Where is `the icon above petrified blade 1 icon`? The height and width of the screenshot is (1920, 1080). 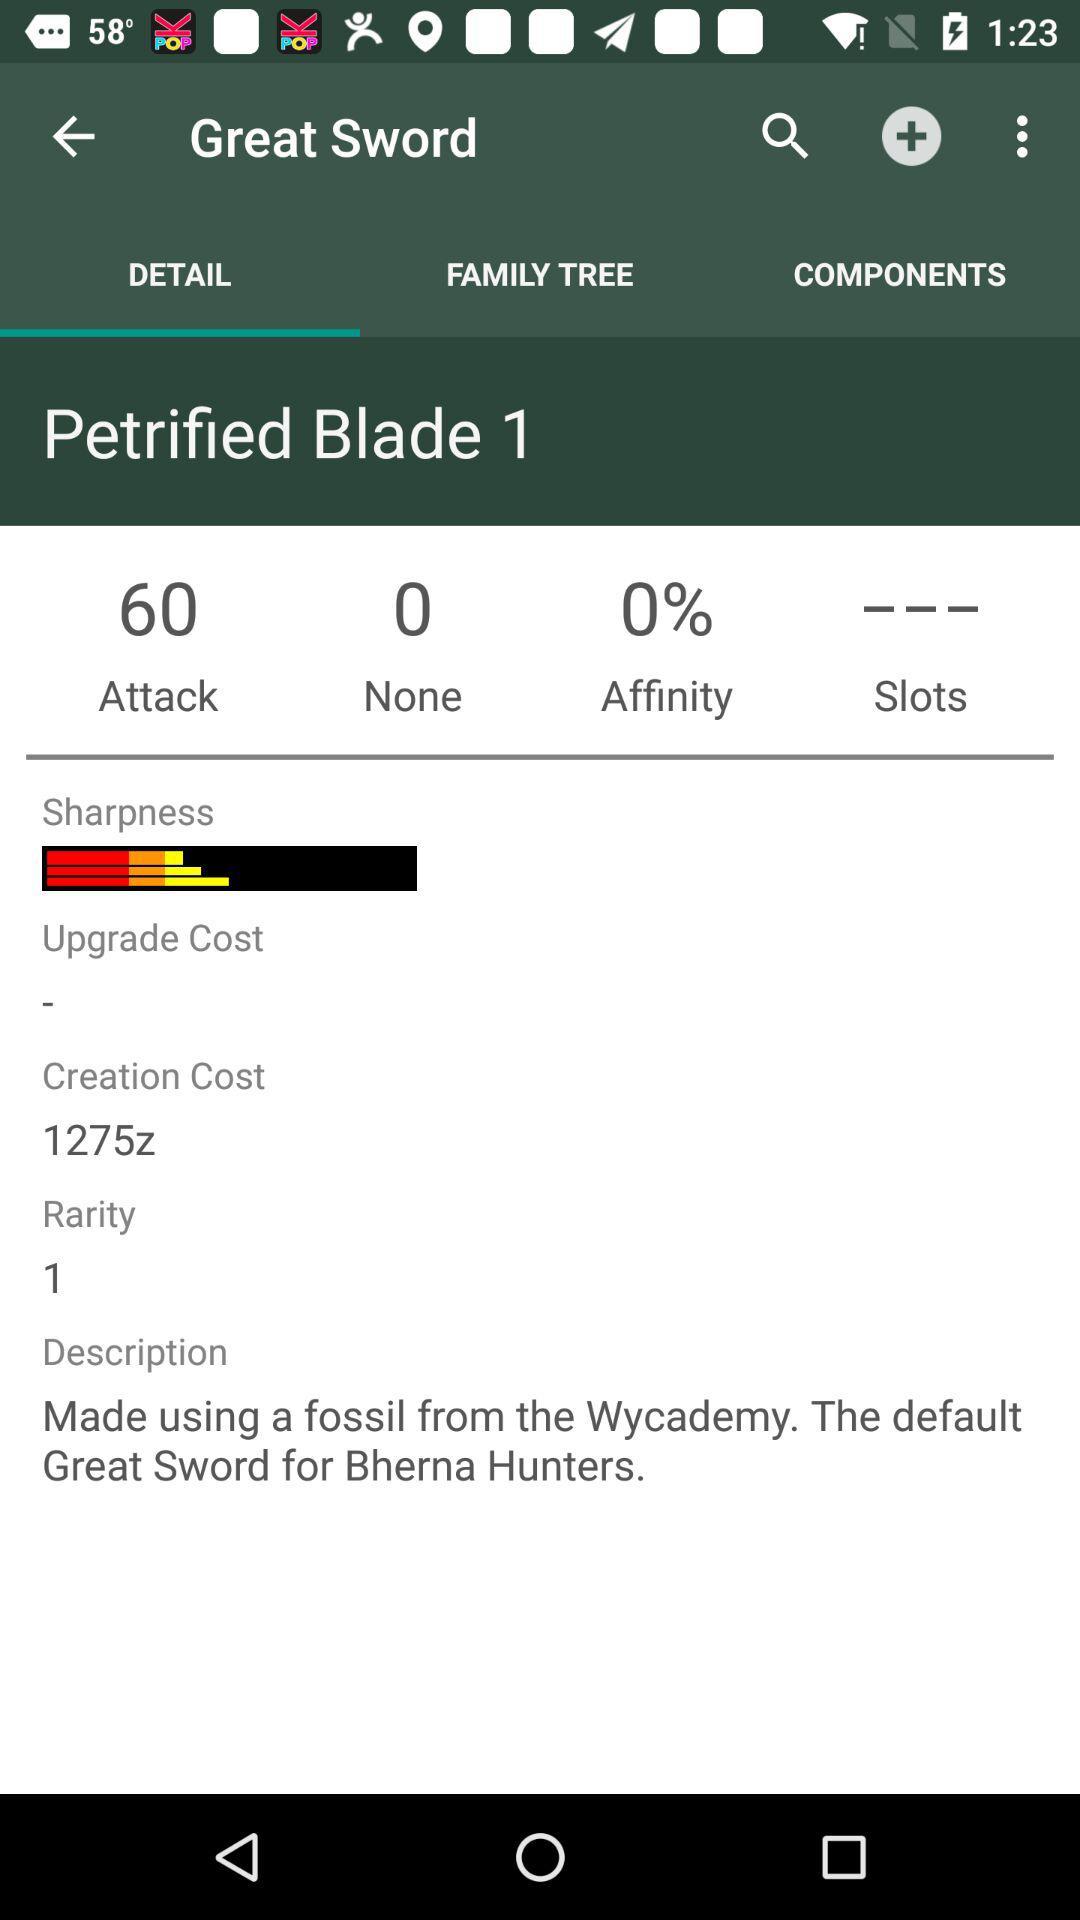
the icon above petrified blade 1 icon is located at coordinates (540, 272).